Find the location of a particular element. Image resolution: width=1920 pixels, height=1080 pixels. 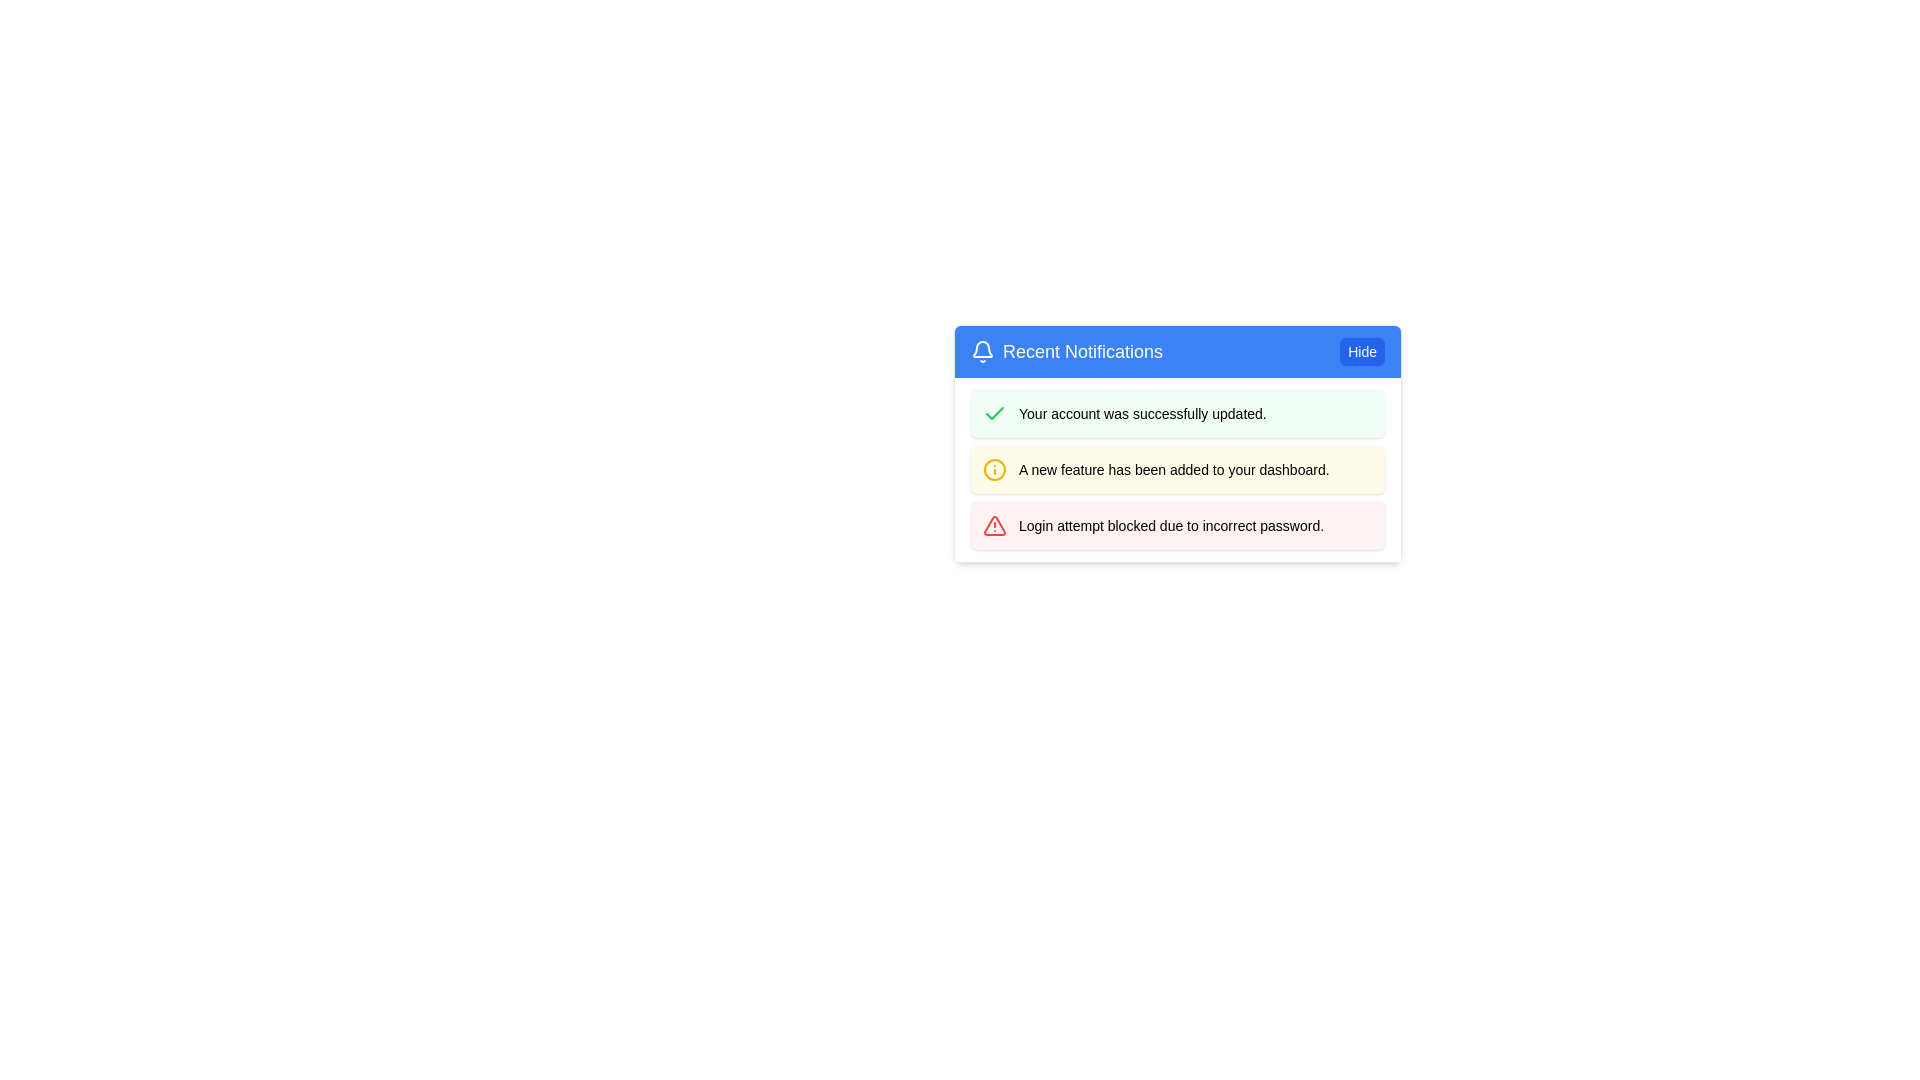

the notification banner that displays the message 'Your account was successfully updated.' by clicking on it is located at coordinates (1177, 412).